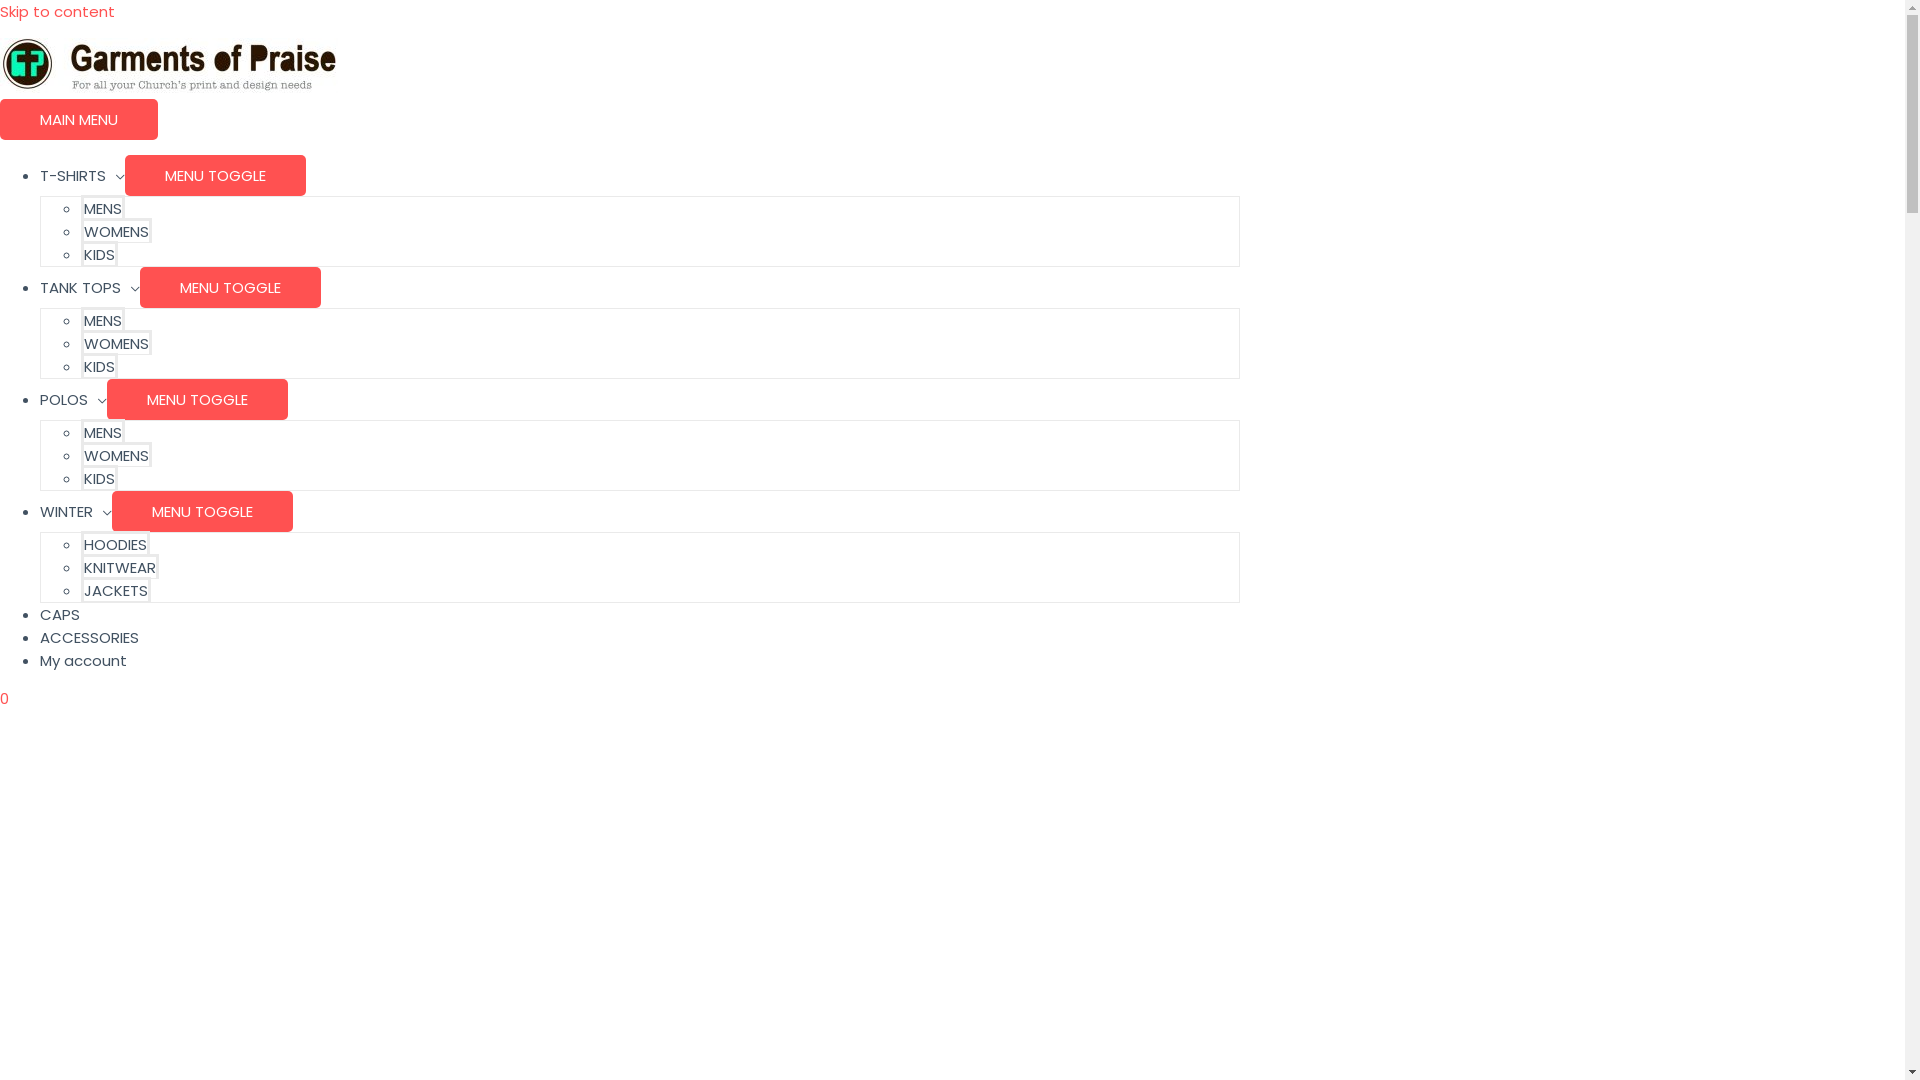 The image size is (1920, 1080). What do you see at coordinates (98, 477) in the screenshot?
I see `'KIDS'` at bounding box center [98, 477].